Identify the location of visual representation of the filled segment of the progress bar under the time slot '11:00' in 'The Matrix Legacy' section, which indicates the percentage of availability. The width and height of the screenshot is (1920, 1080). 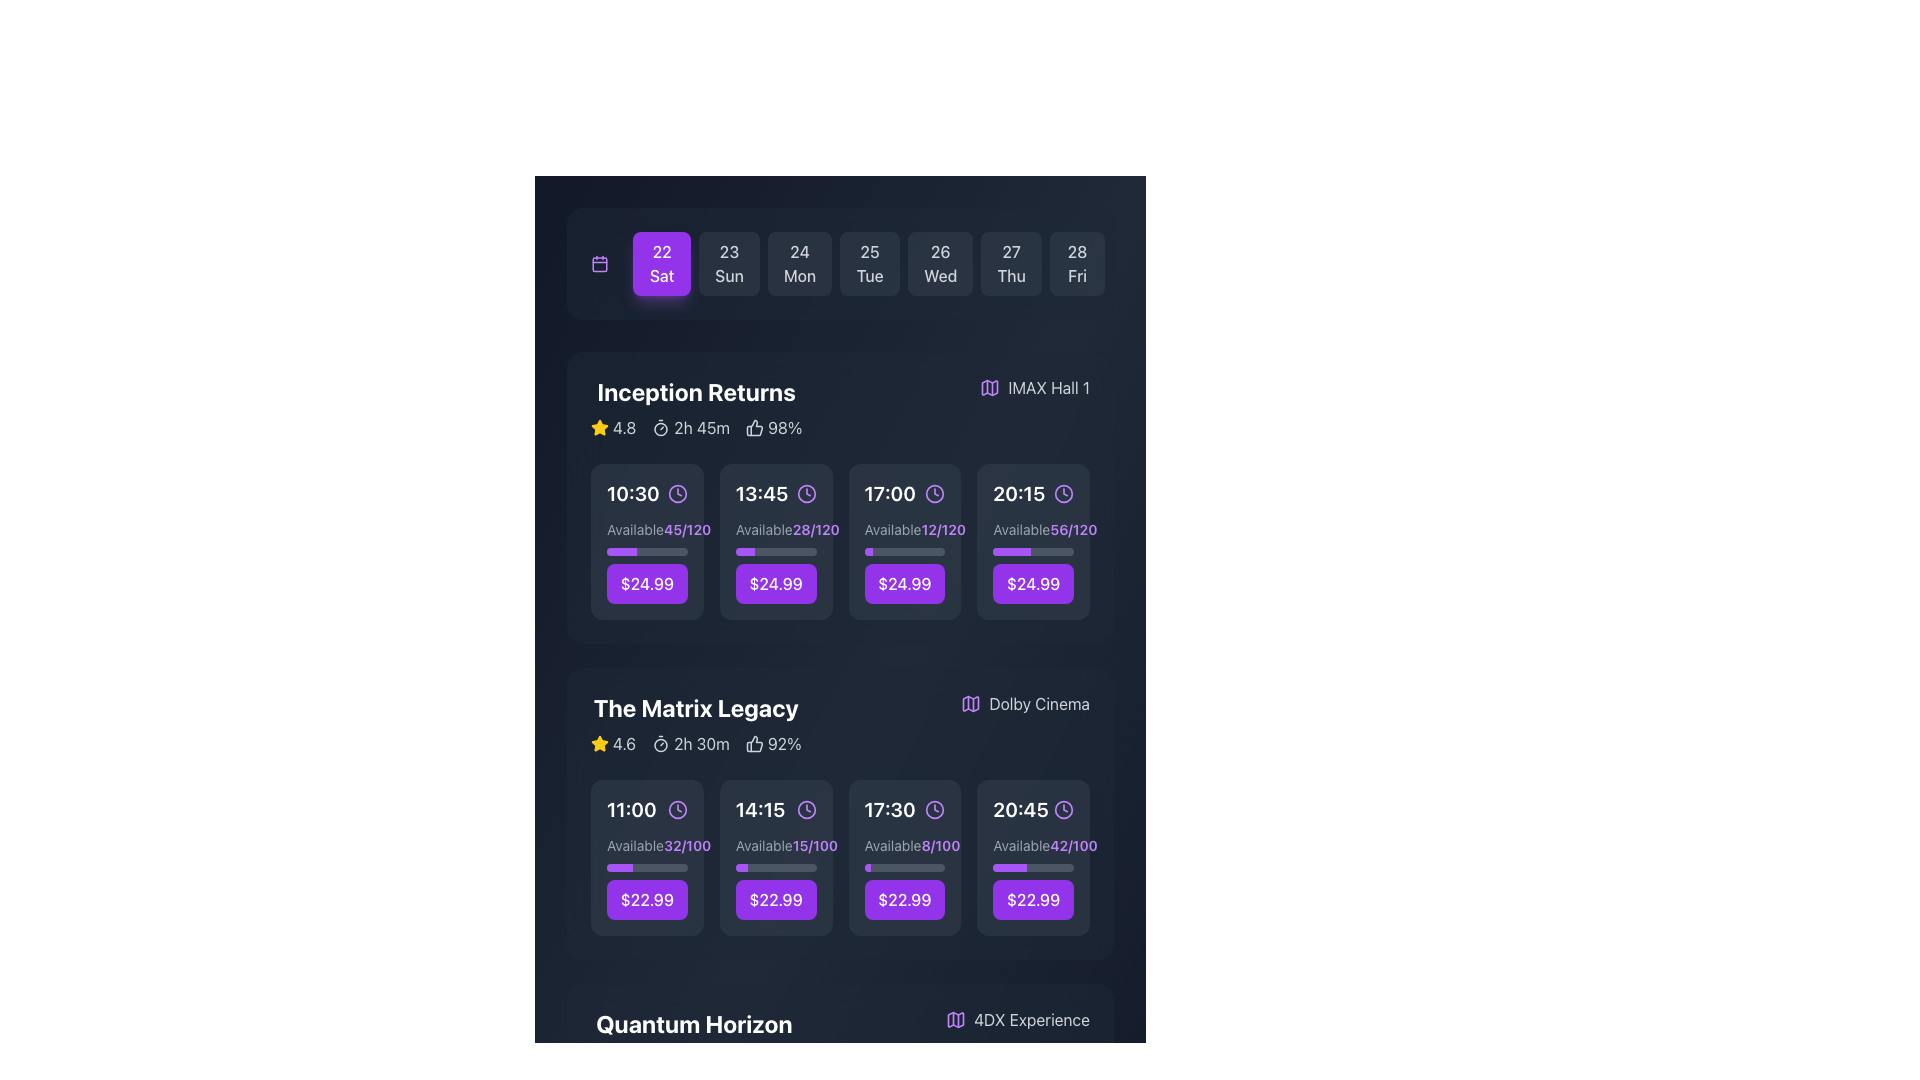
(618, 866).